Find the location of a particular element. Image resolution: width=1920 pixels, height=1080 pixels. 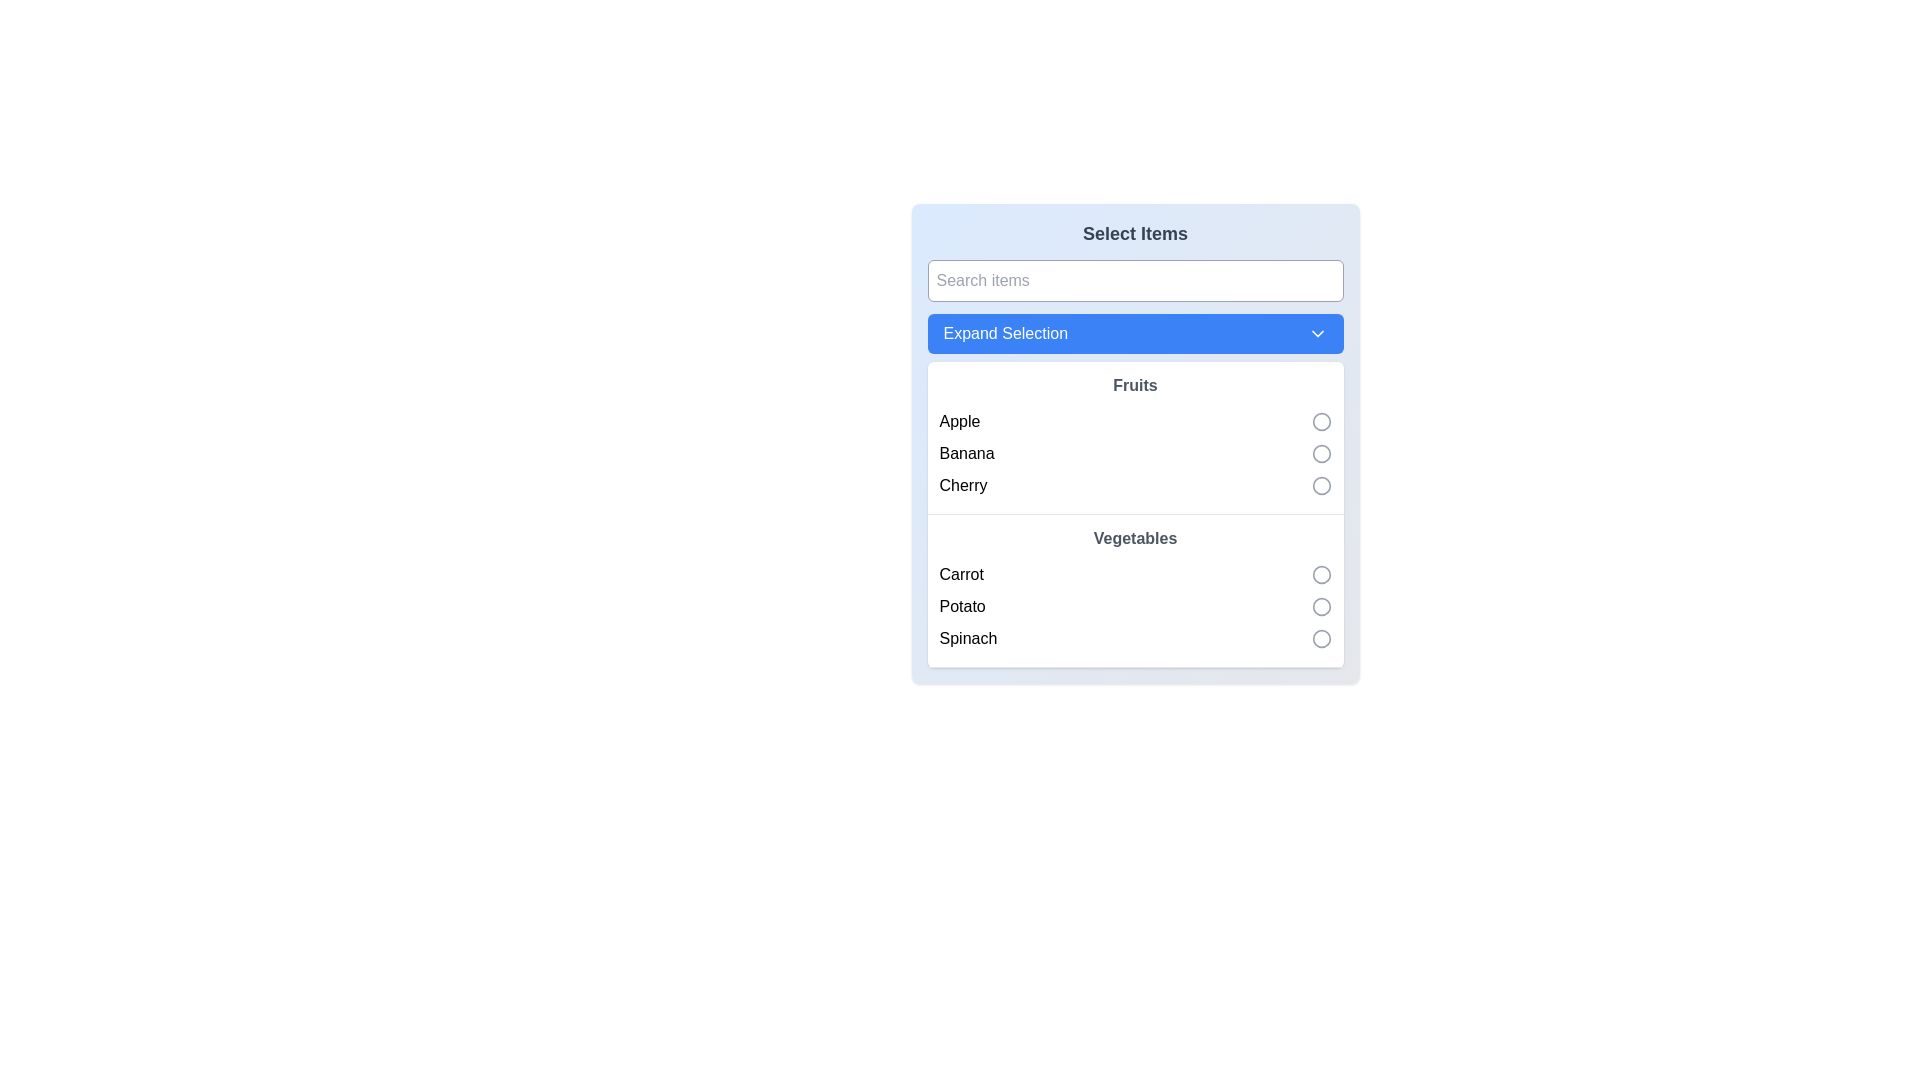

the list item displaying 'Banana' is located at coordinates (1135, 454).